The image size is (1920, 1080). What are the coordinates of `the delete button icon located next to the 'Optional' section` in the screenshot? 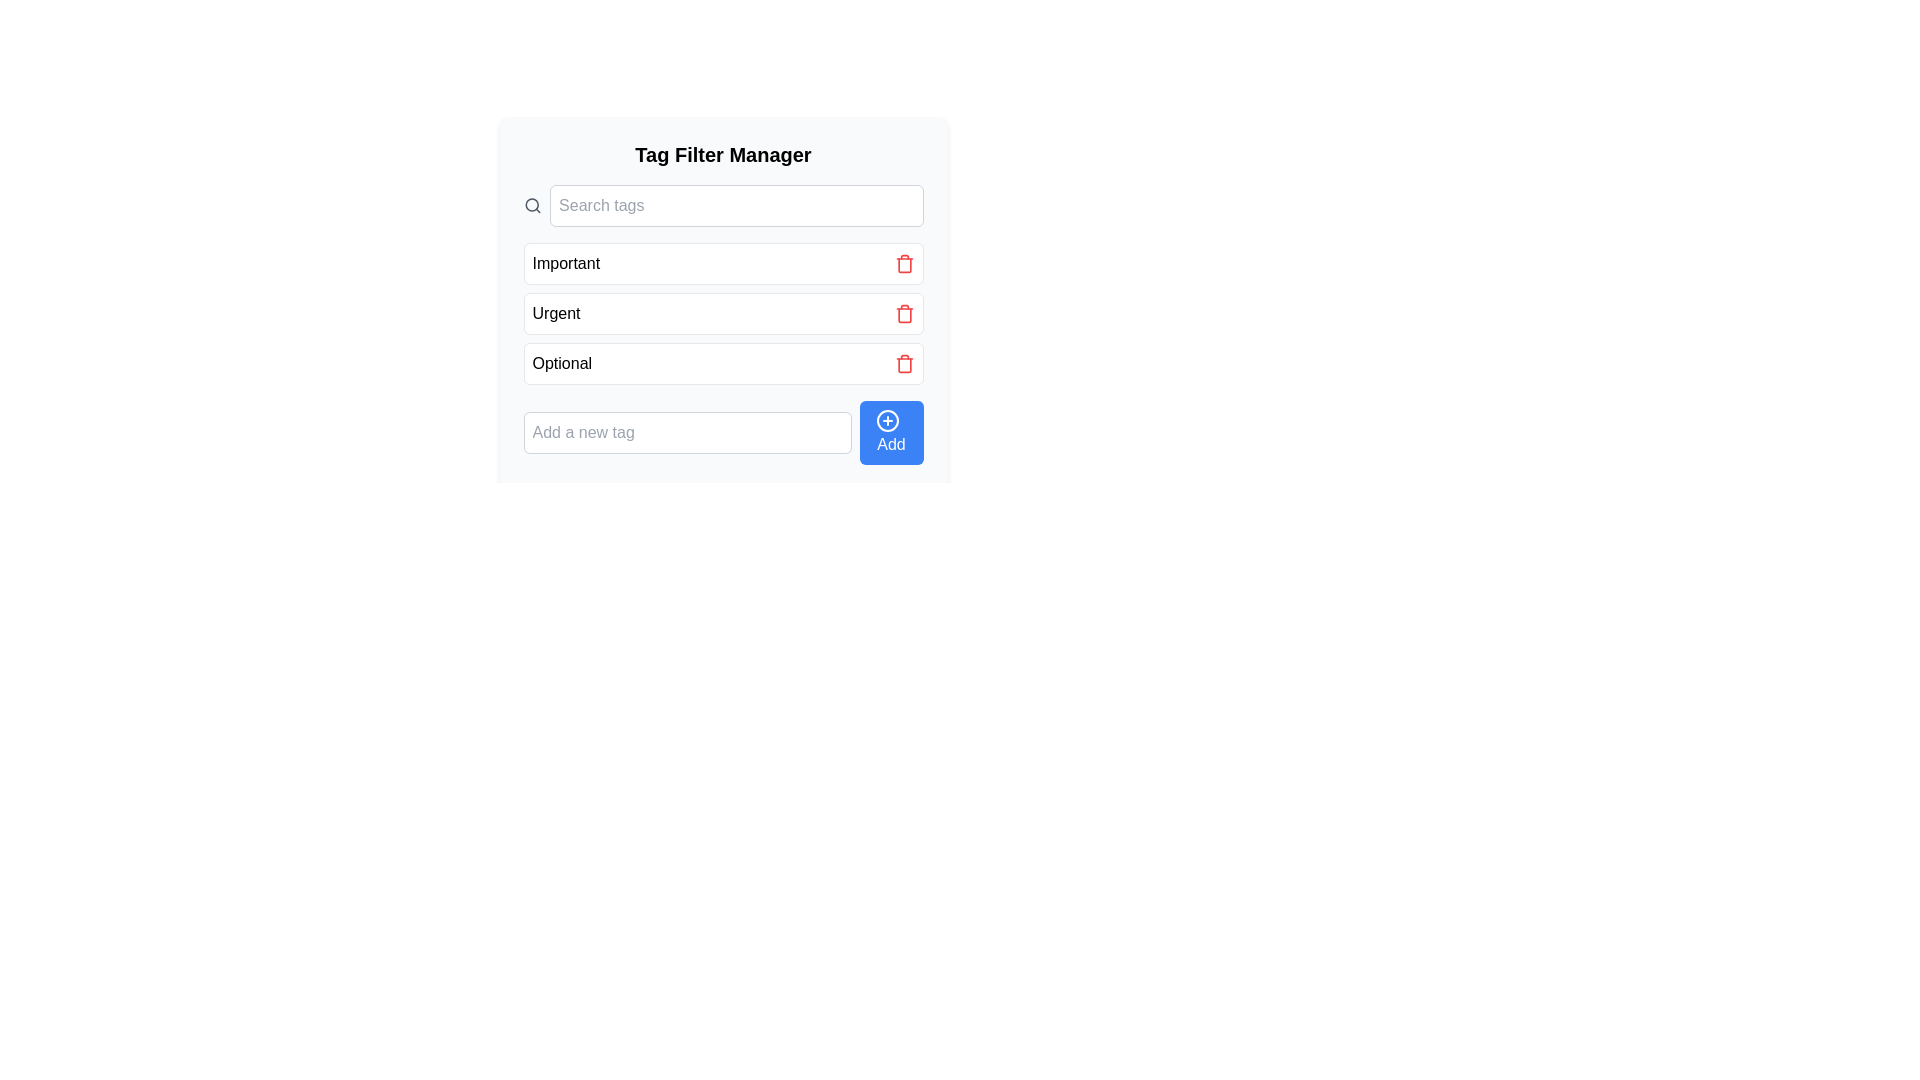 It's located at (903, 363).